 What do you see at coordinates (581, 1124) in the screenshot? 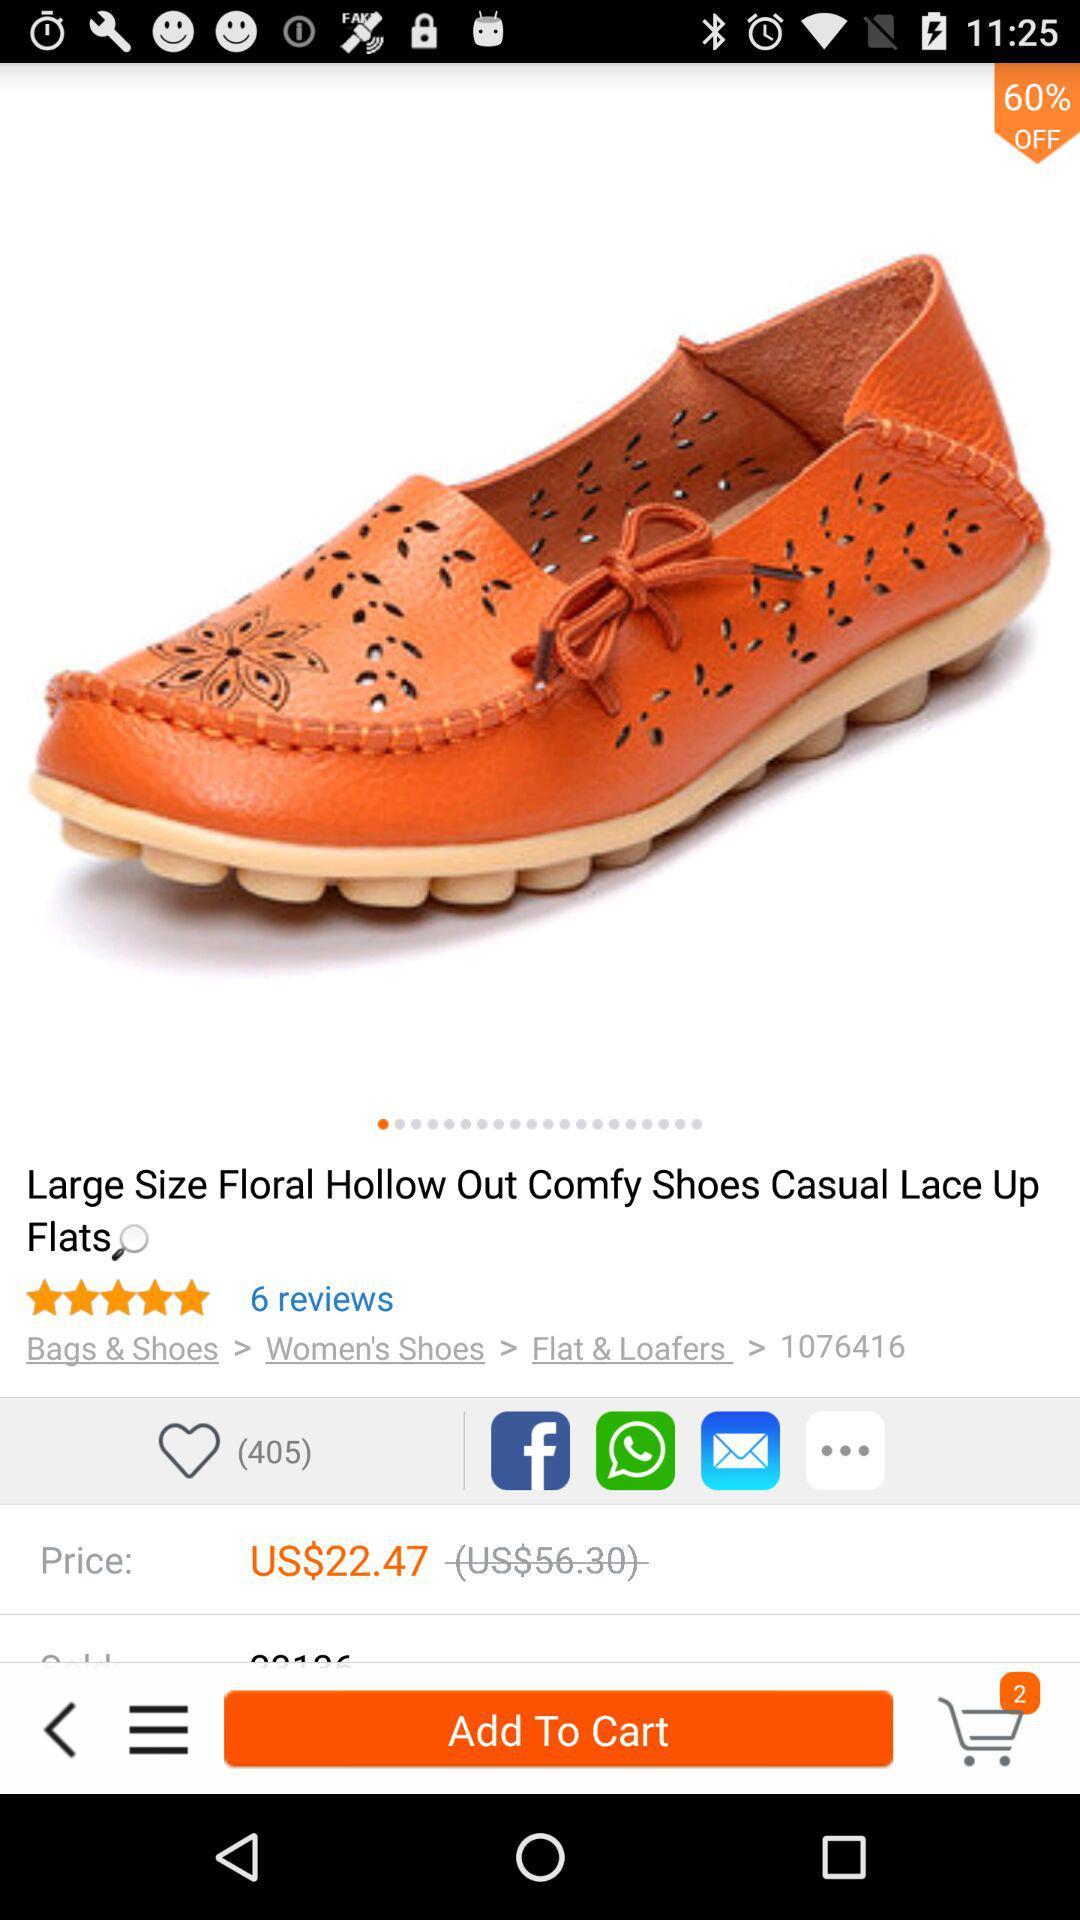
I see `image` at bounding box center [581, 1124].